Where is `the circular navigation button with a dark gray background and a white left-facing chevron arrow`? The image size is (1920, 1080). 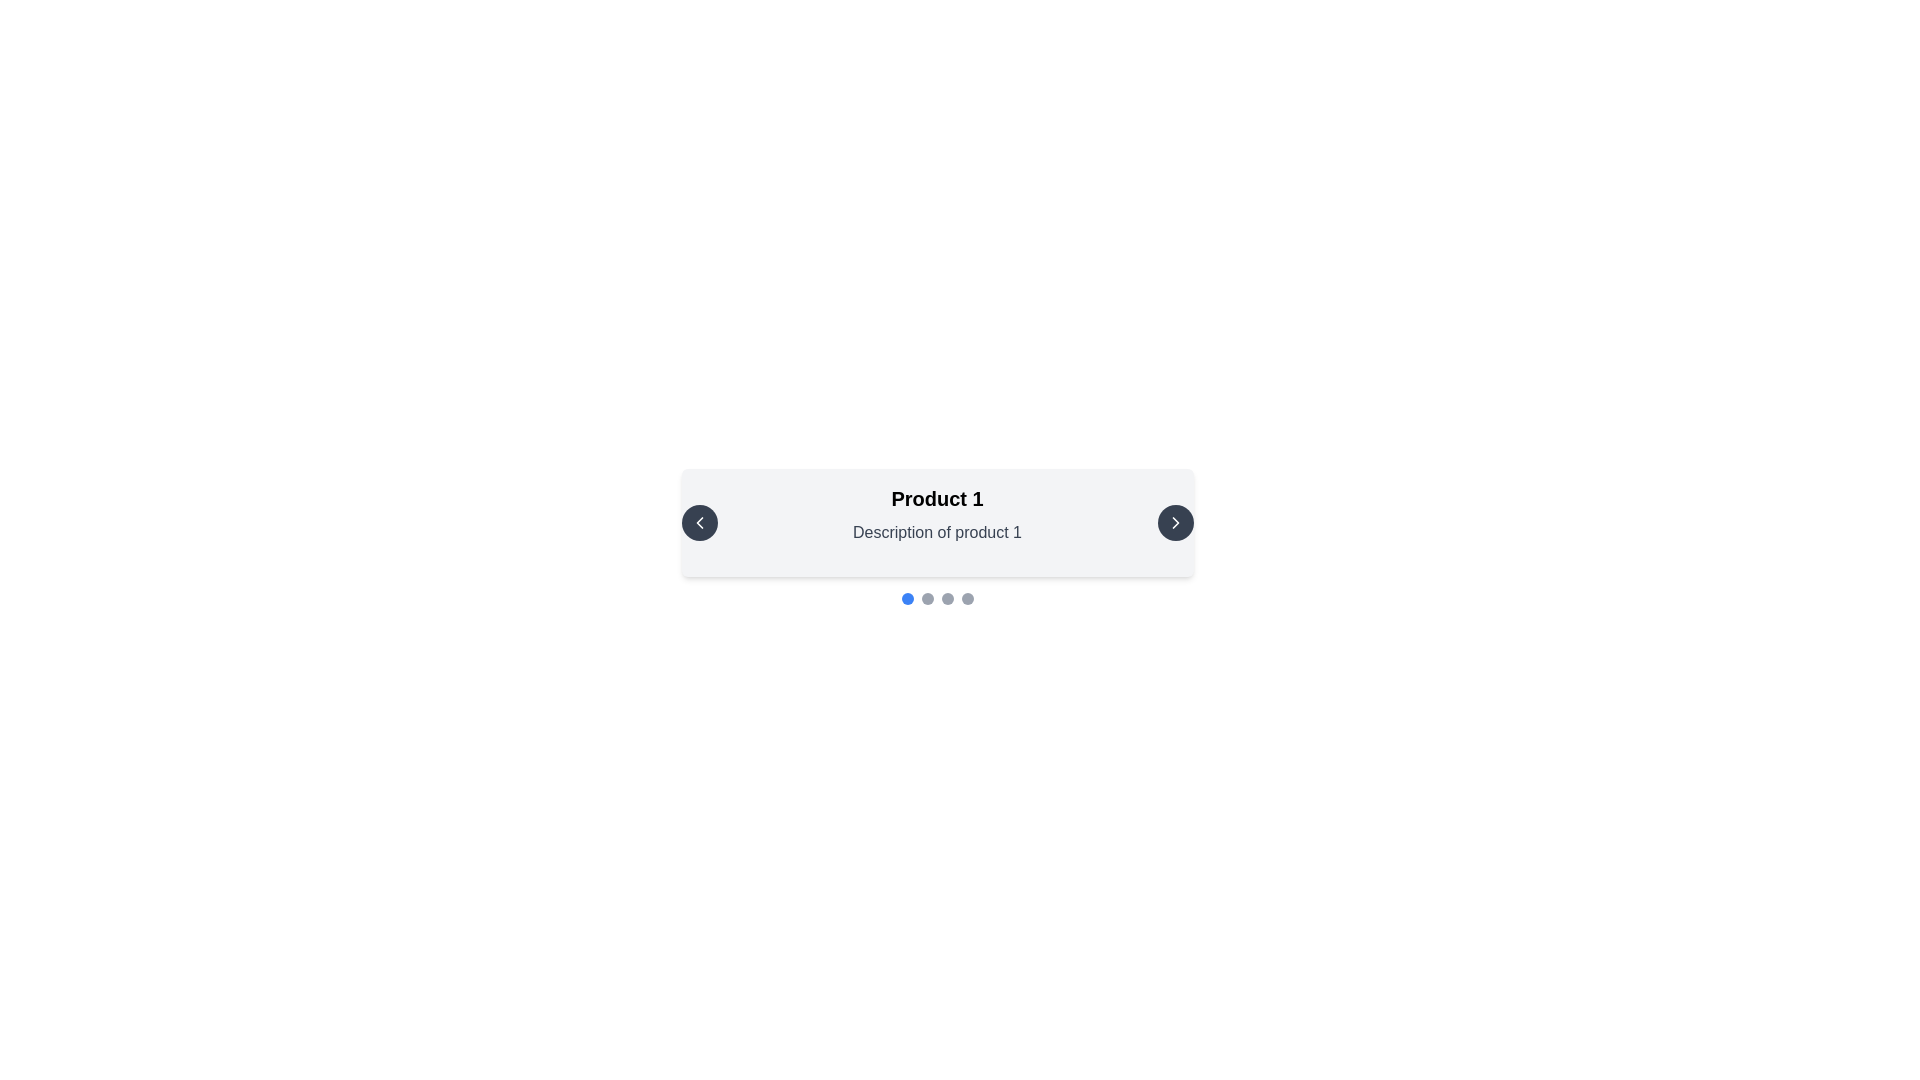
the circular navigation button with a dark gray background and a white left-facing chevron arrow is located at coordinates (699, 522).